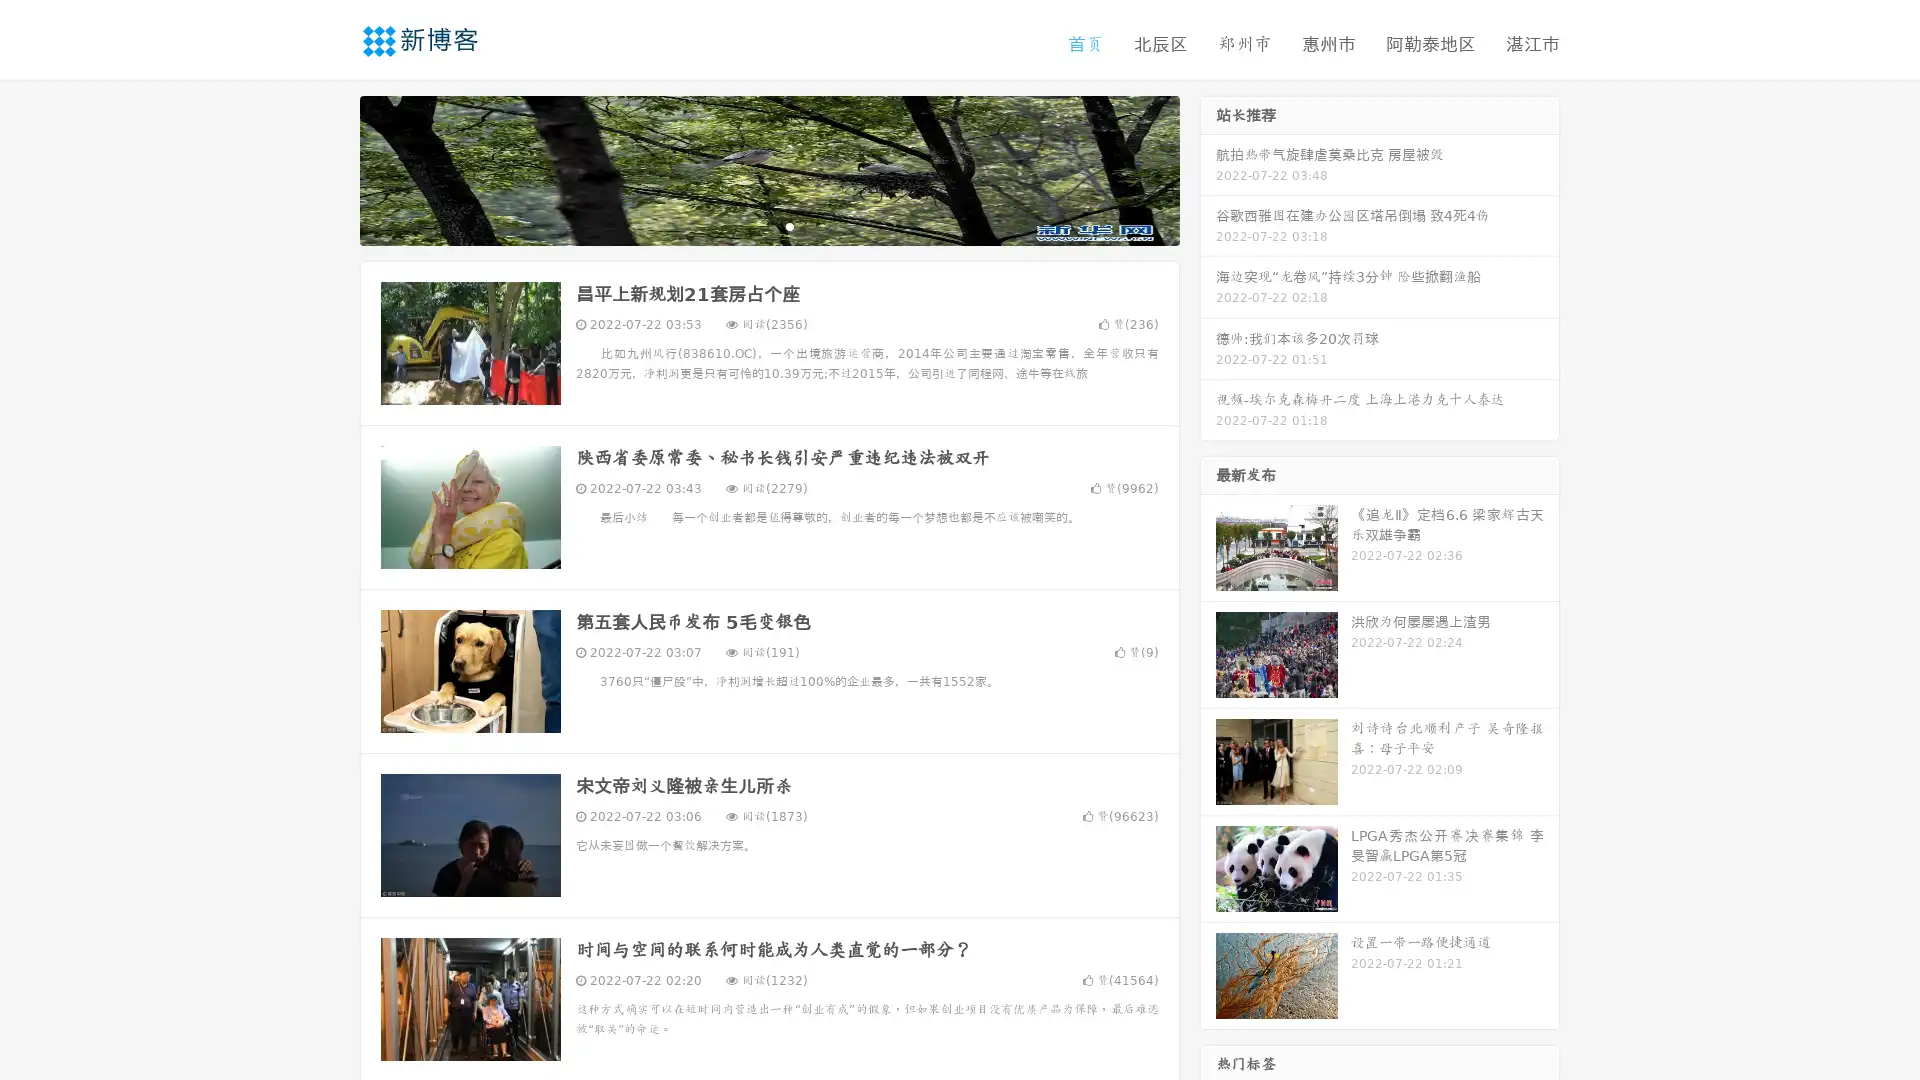  Describe the element at coordinates (768, 225) in the screenshot. I see `Go to slide 2` at that location.